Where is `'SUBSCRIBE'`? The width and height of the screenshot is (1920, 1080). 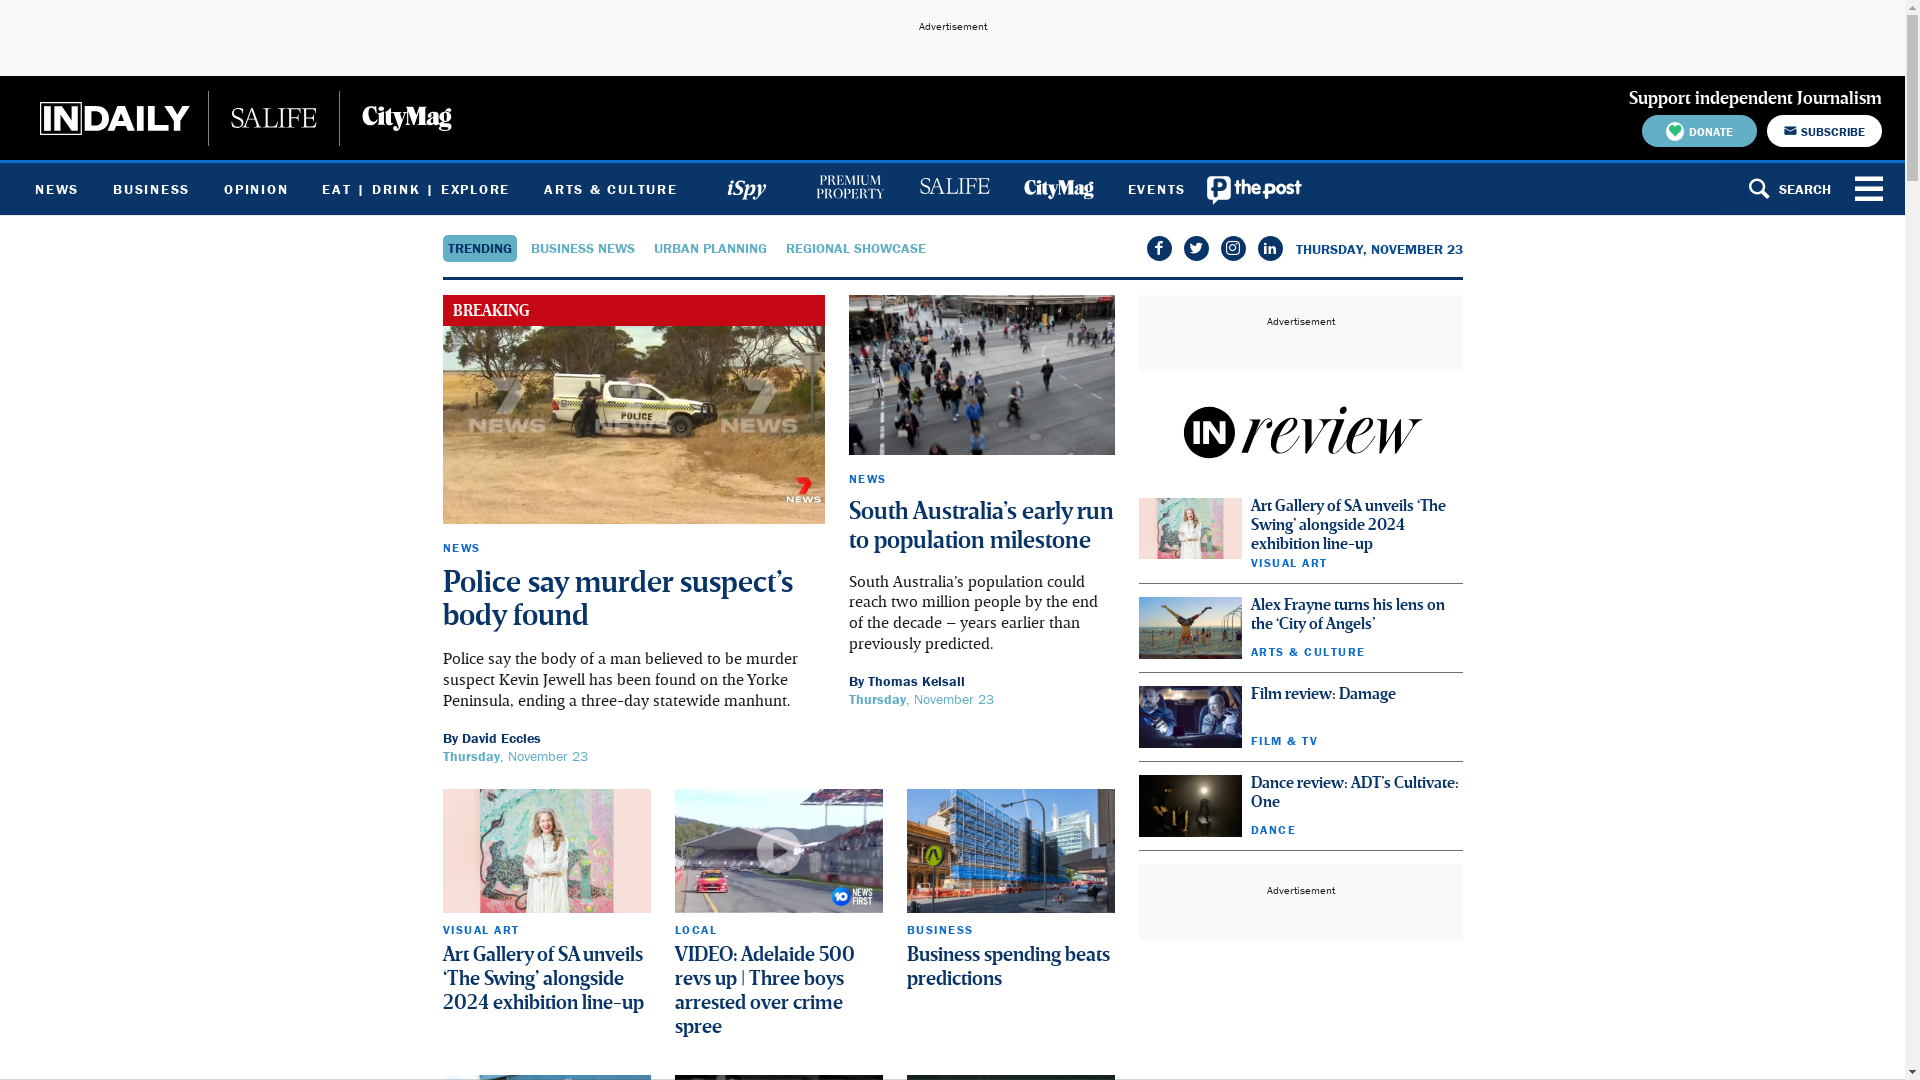
'SUBSCRIBE' is located at coordinates (1766, 131).